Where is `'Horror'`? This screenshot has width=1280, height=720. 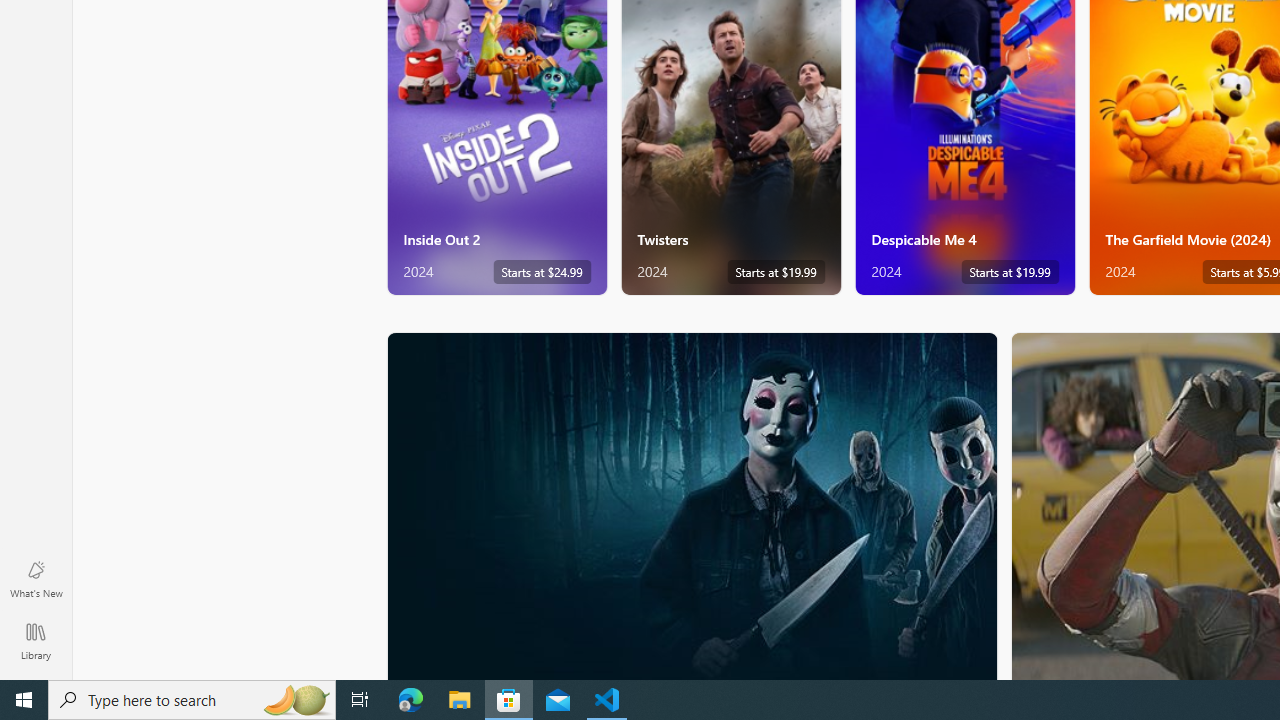
'Horror' is located at coordinates (692, 504).